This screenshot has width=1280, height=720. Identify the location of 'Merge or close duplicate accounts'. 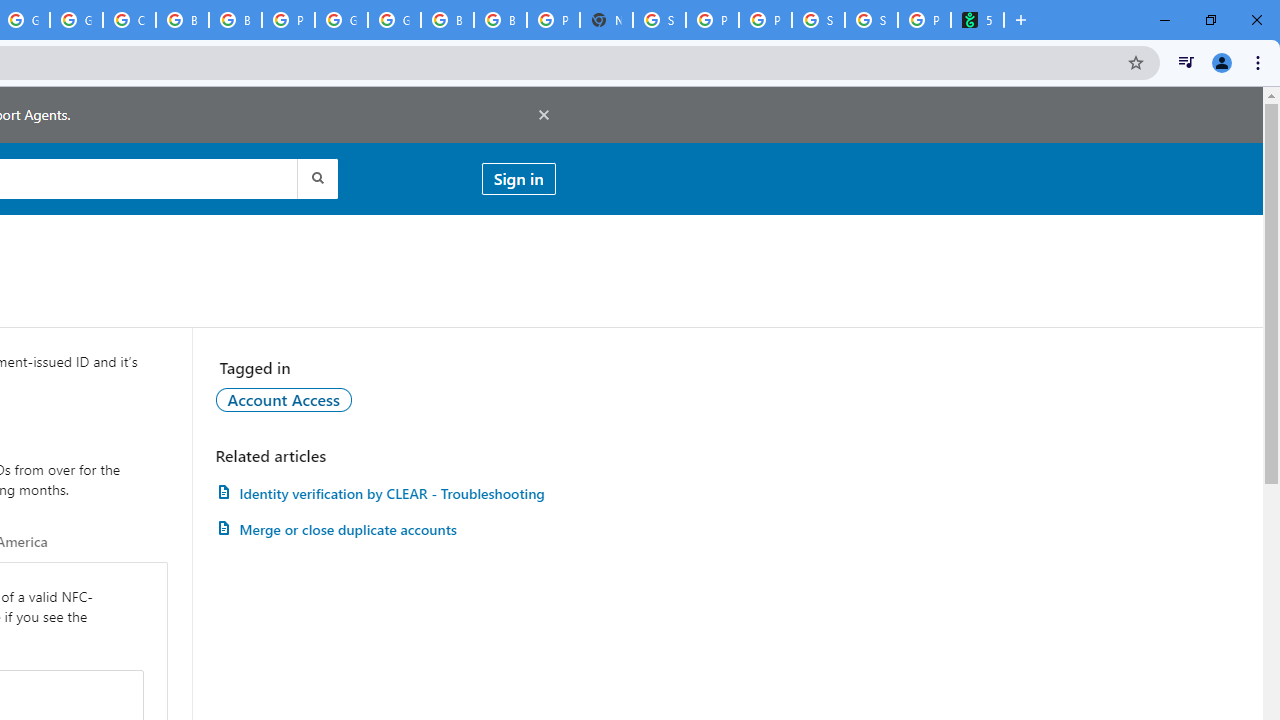
(385, 528).